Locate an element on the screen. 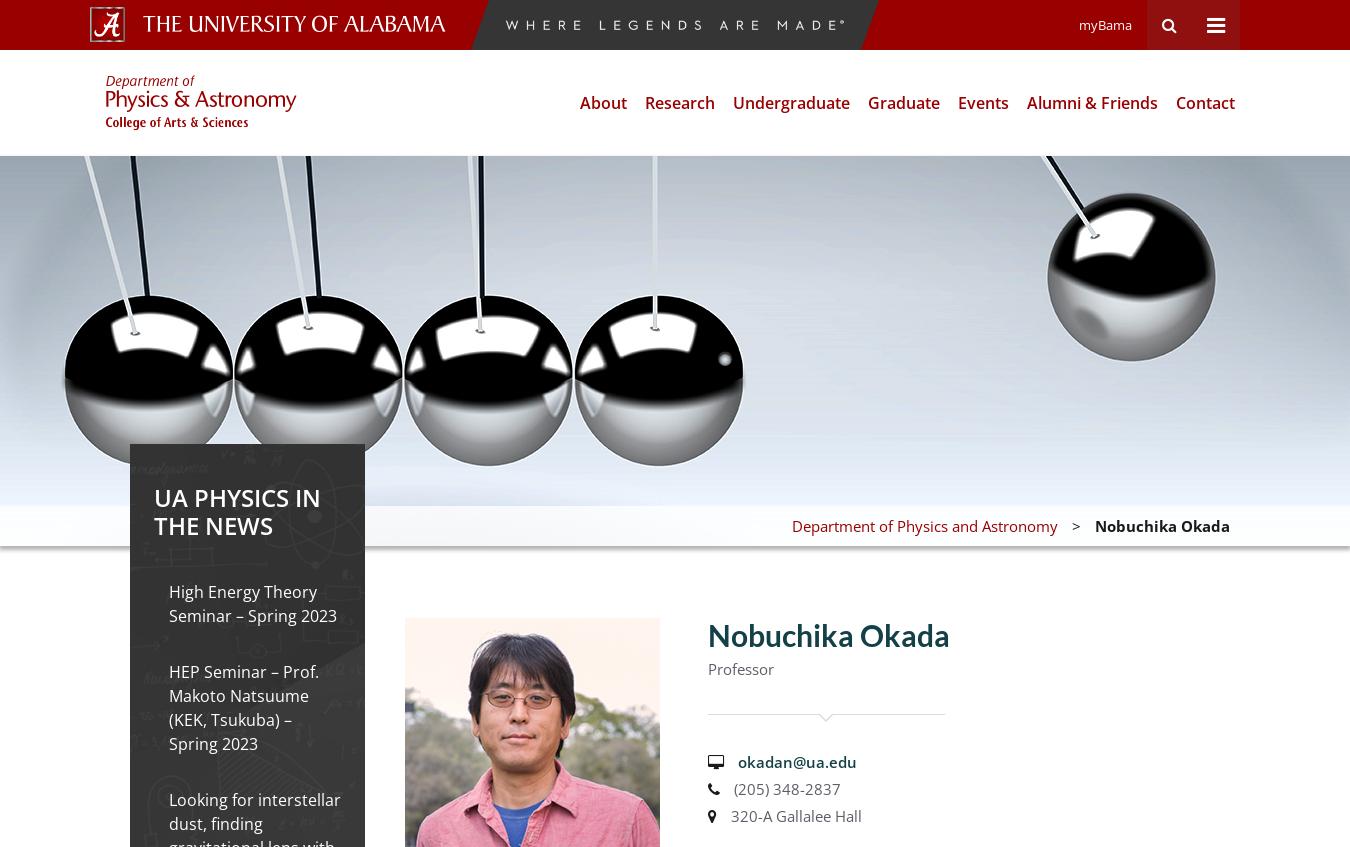 The image size is (1350, 847). '320-A Gallalee Hall' is located at coordinates (793, 815).